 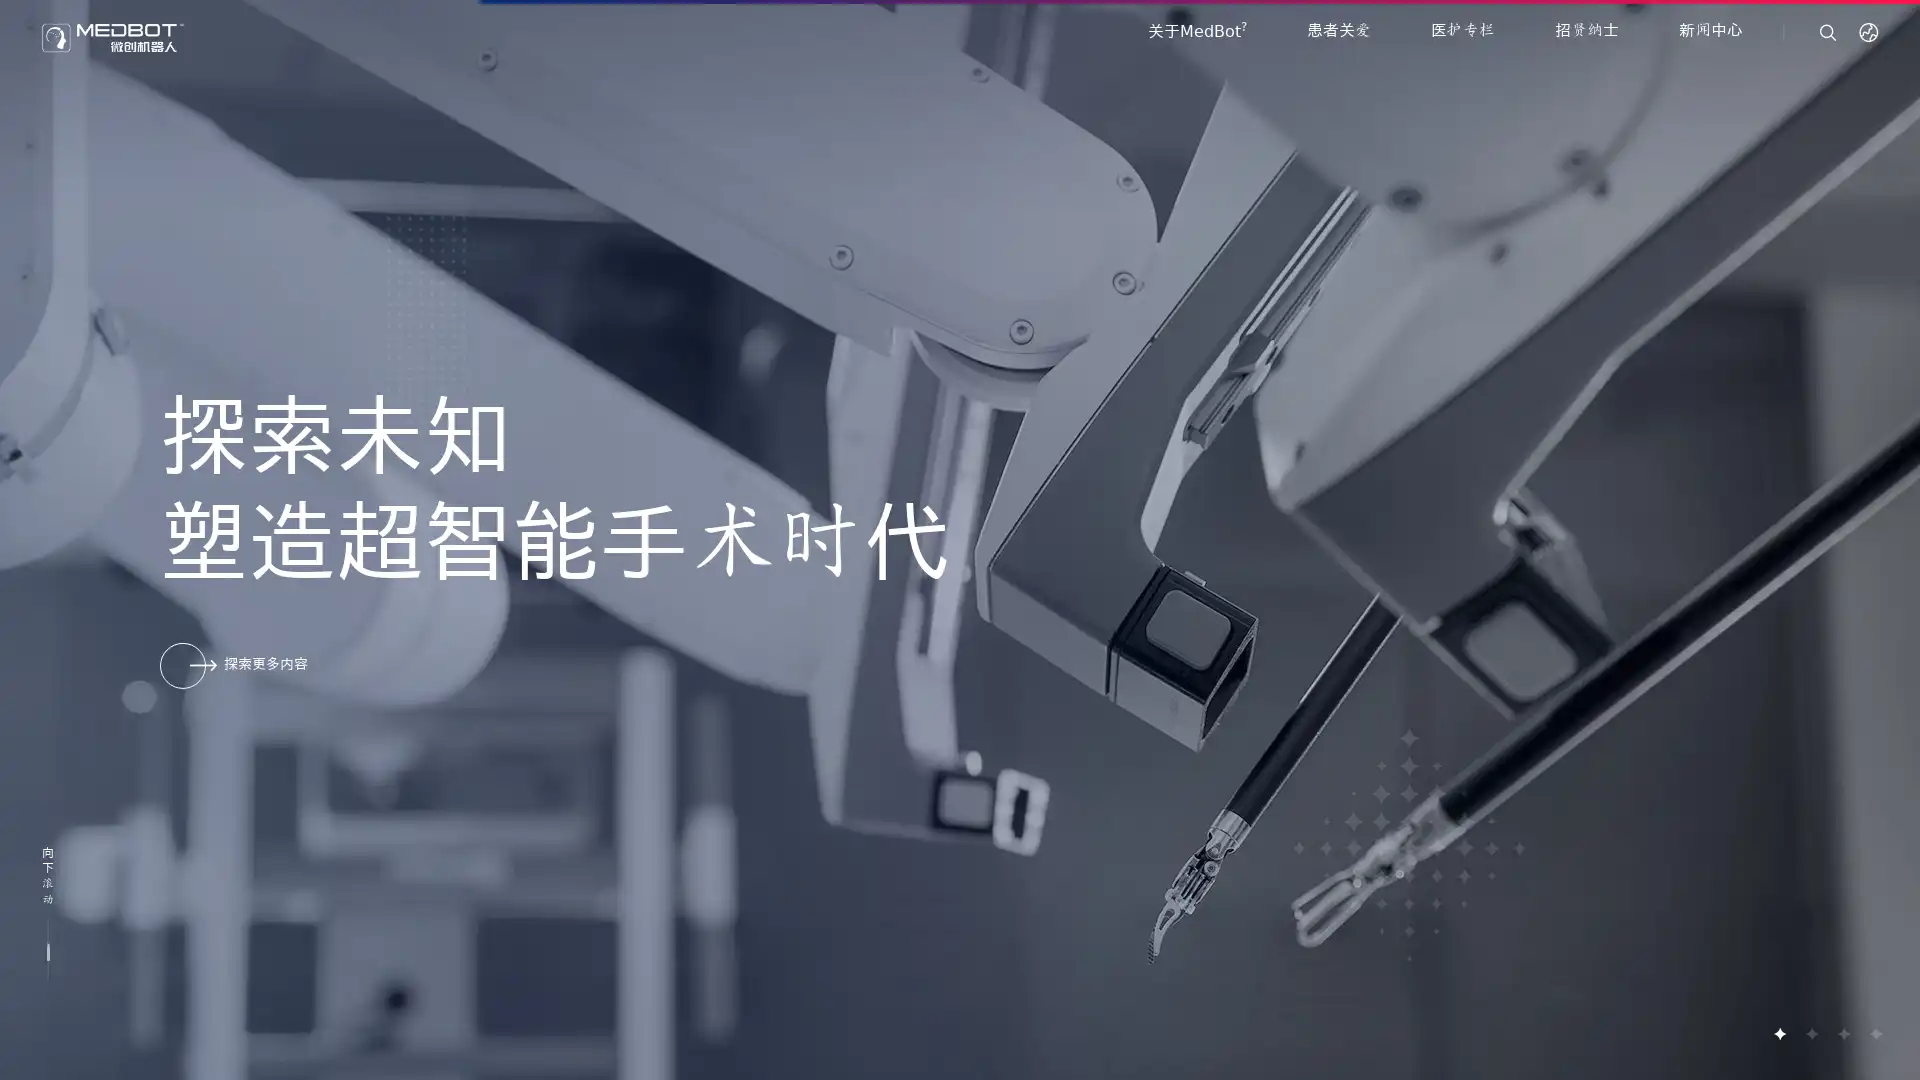 I want to click on Go to slide 3, so click(x=1842, y=1033).